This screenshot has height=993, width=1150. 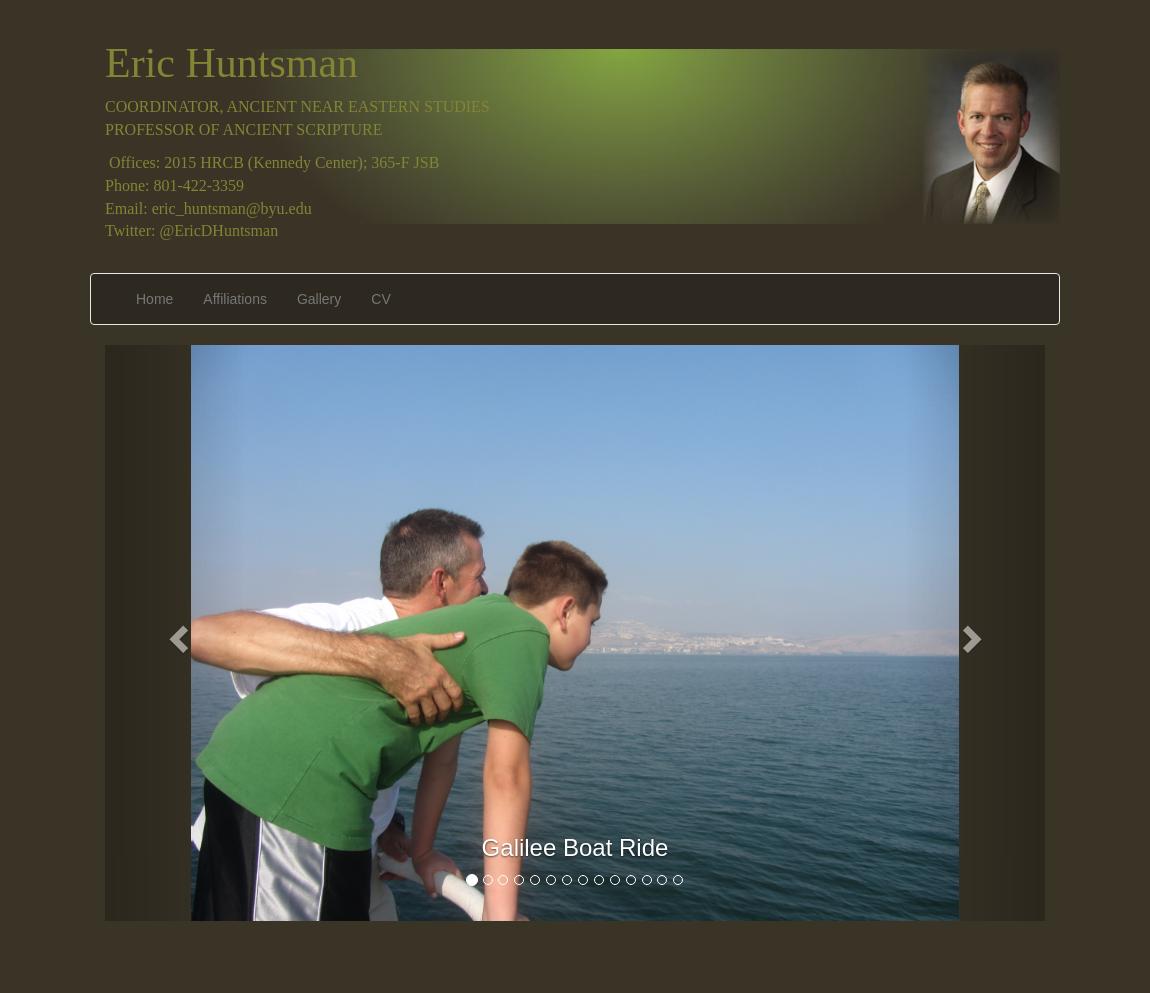 What do you see at coordinates (103, 129) in the screenshot?
I see `'PROFESSOR OF ANCIENT SCRIPTURE'` at bounding box center [103, 129].